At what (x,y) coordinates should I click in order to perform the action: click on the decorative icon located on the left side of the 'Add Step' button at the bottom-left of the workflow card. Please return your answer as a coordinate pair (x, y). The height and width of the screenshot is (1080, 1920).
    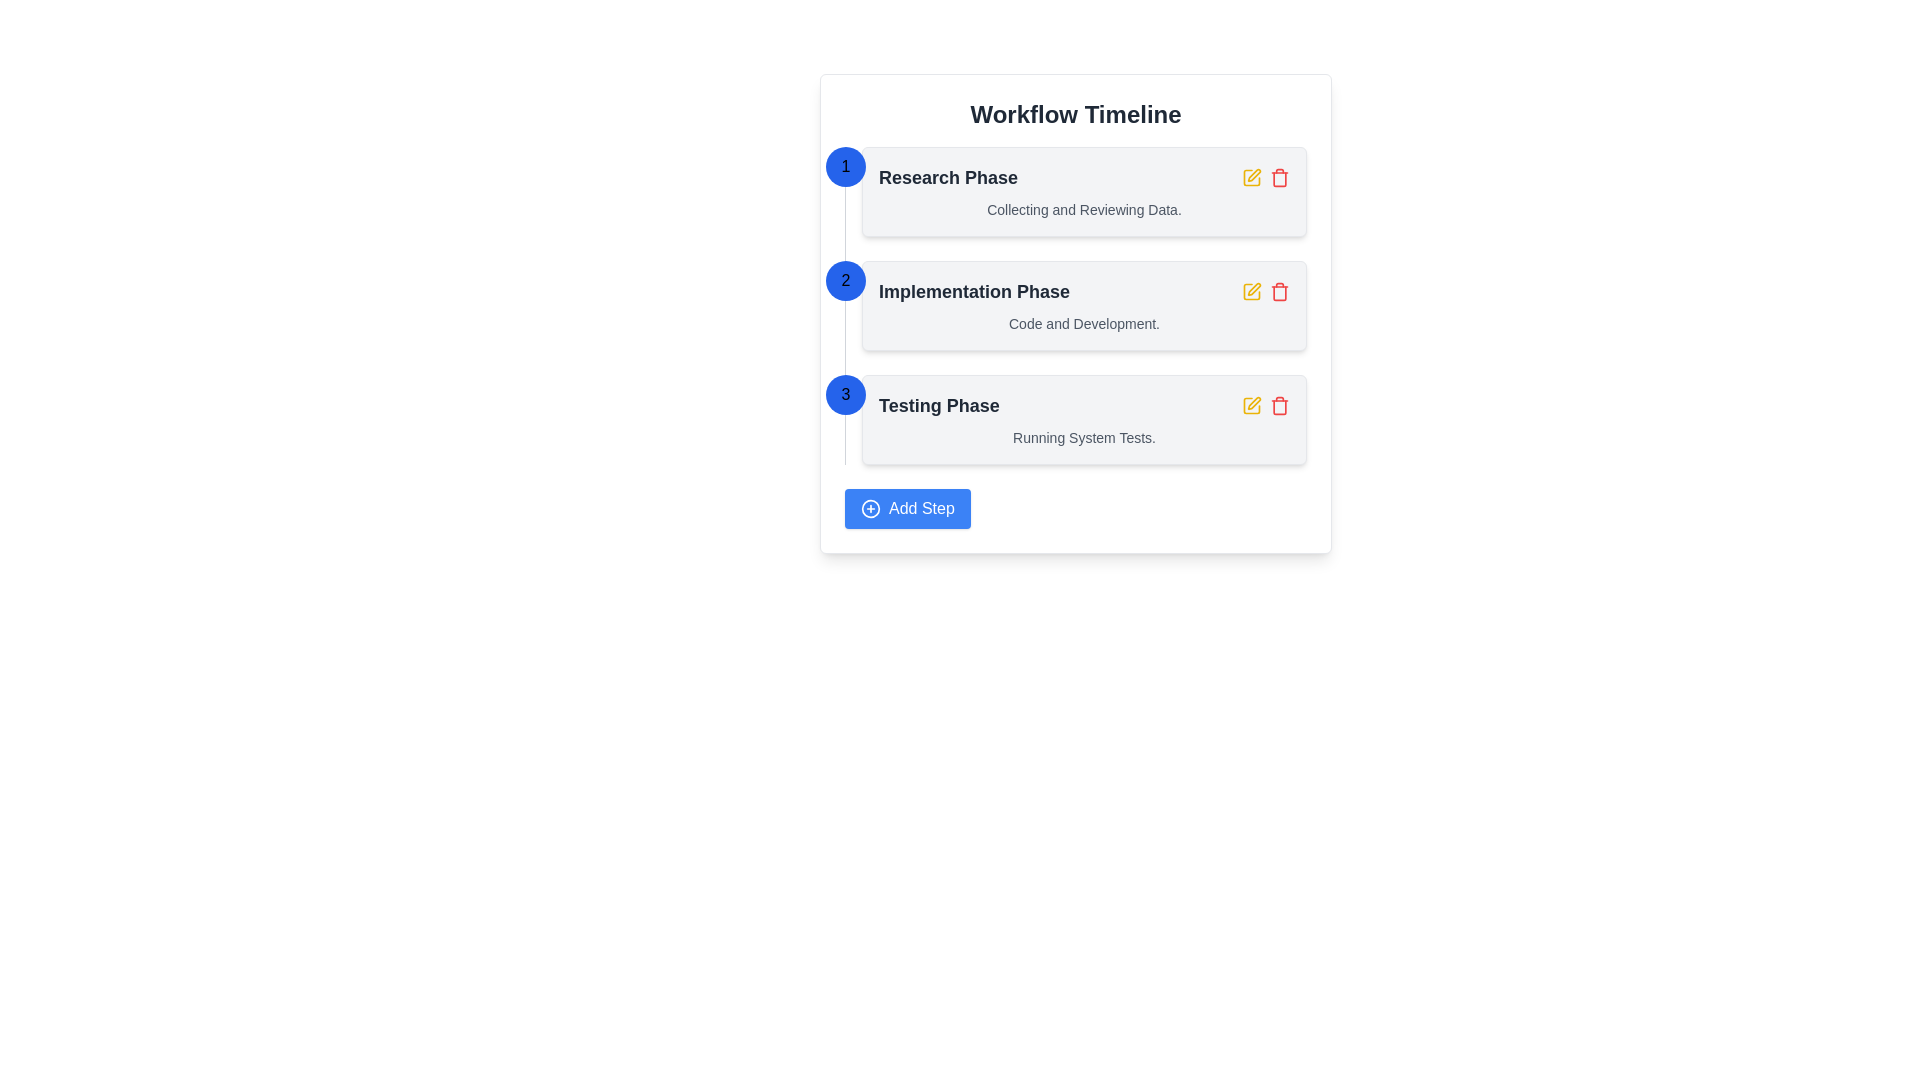
    Looking at the image, I should click on (870, 508).